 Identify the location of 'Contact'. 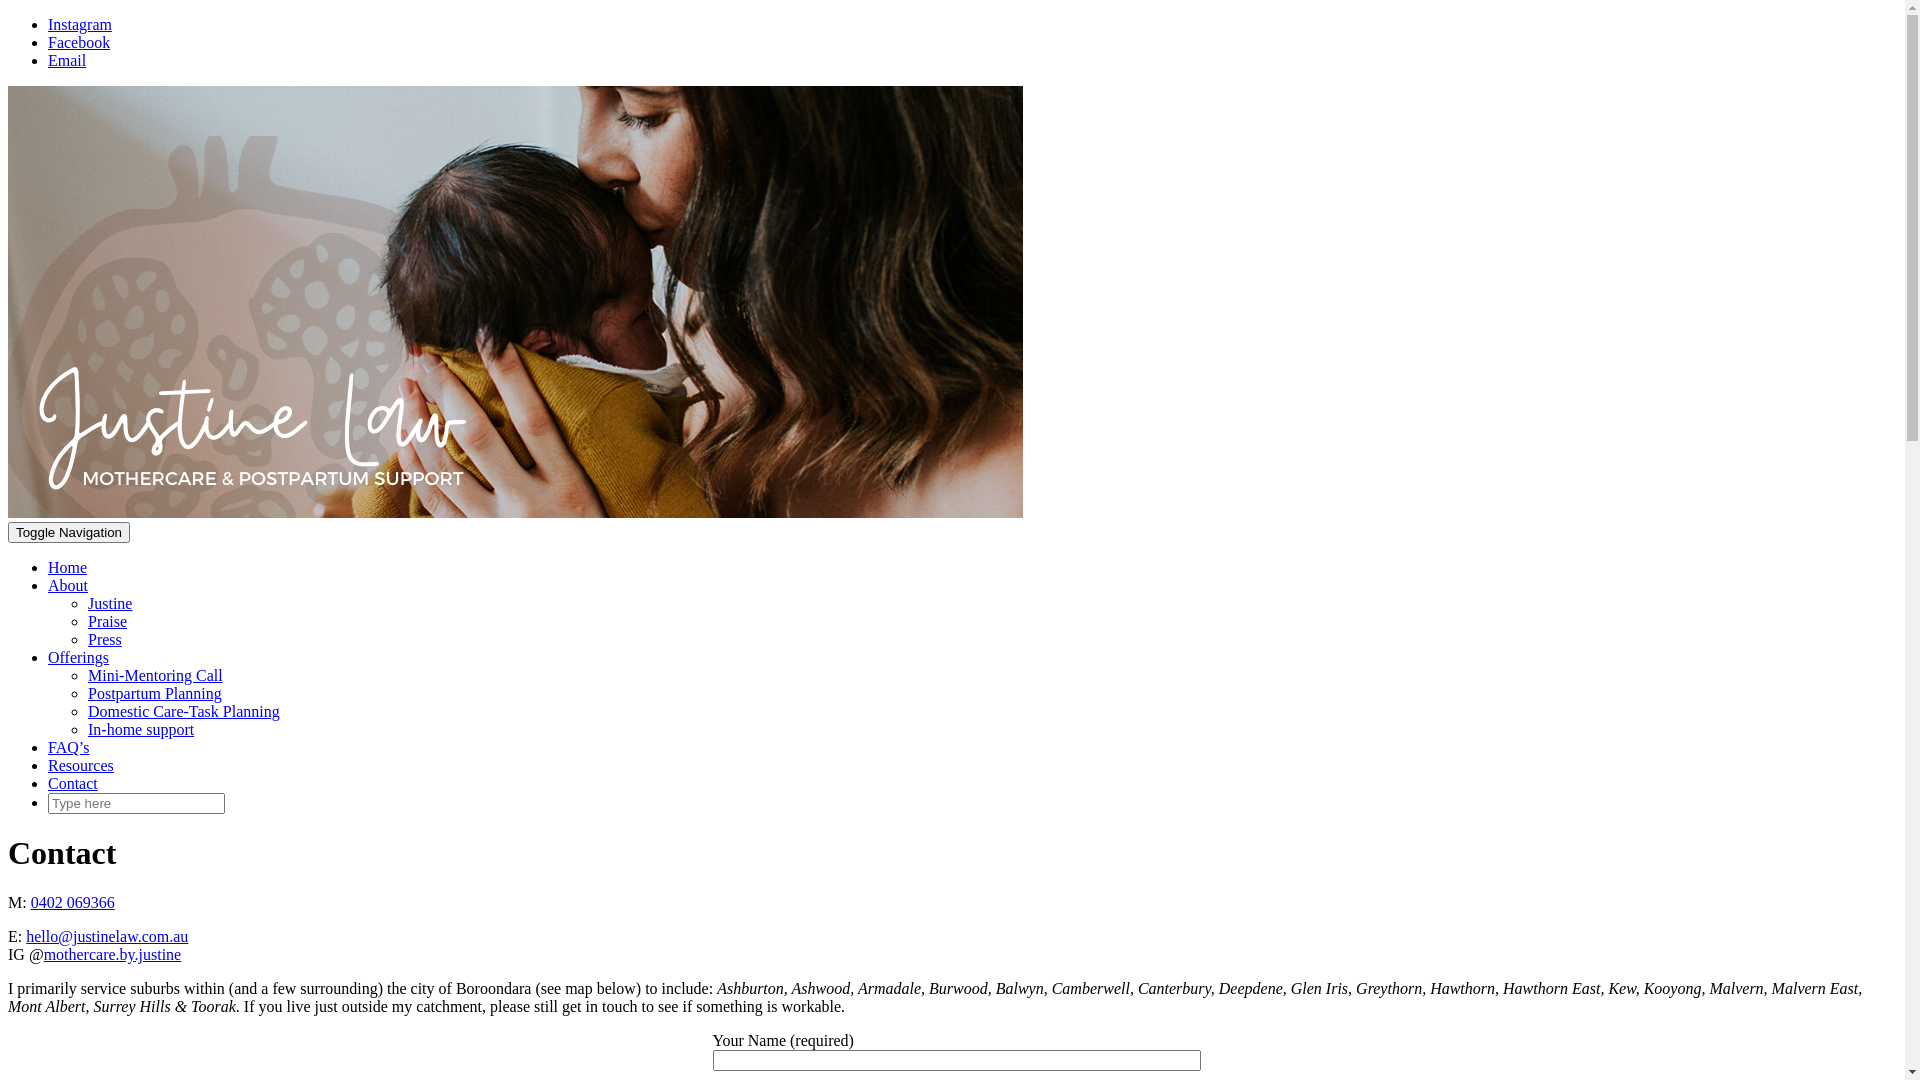
(72, 782).